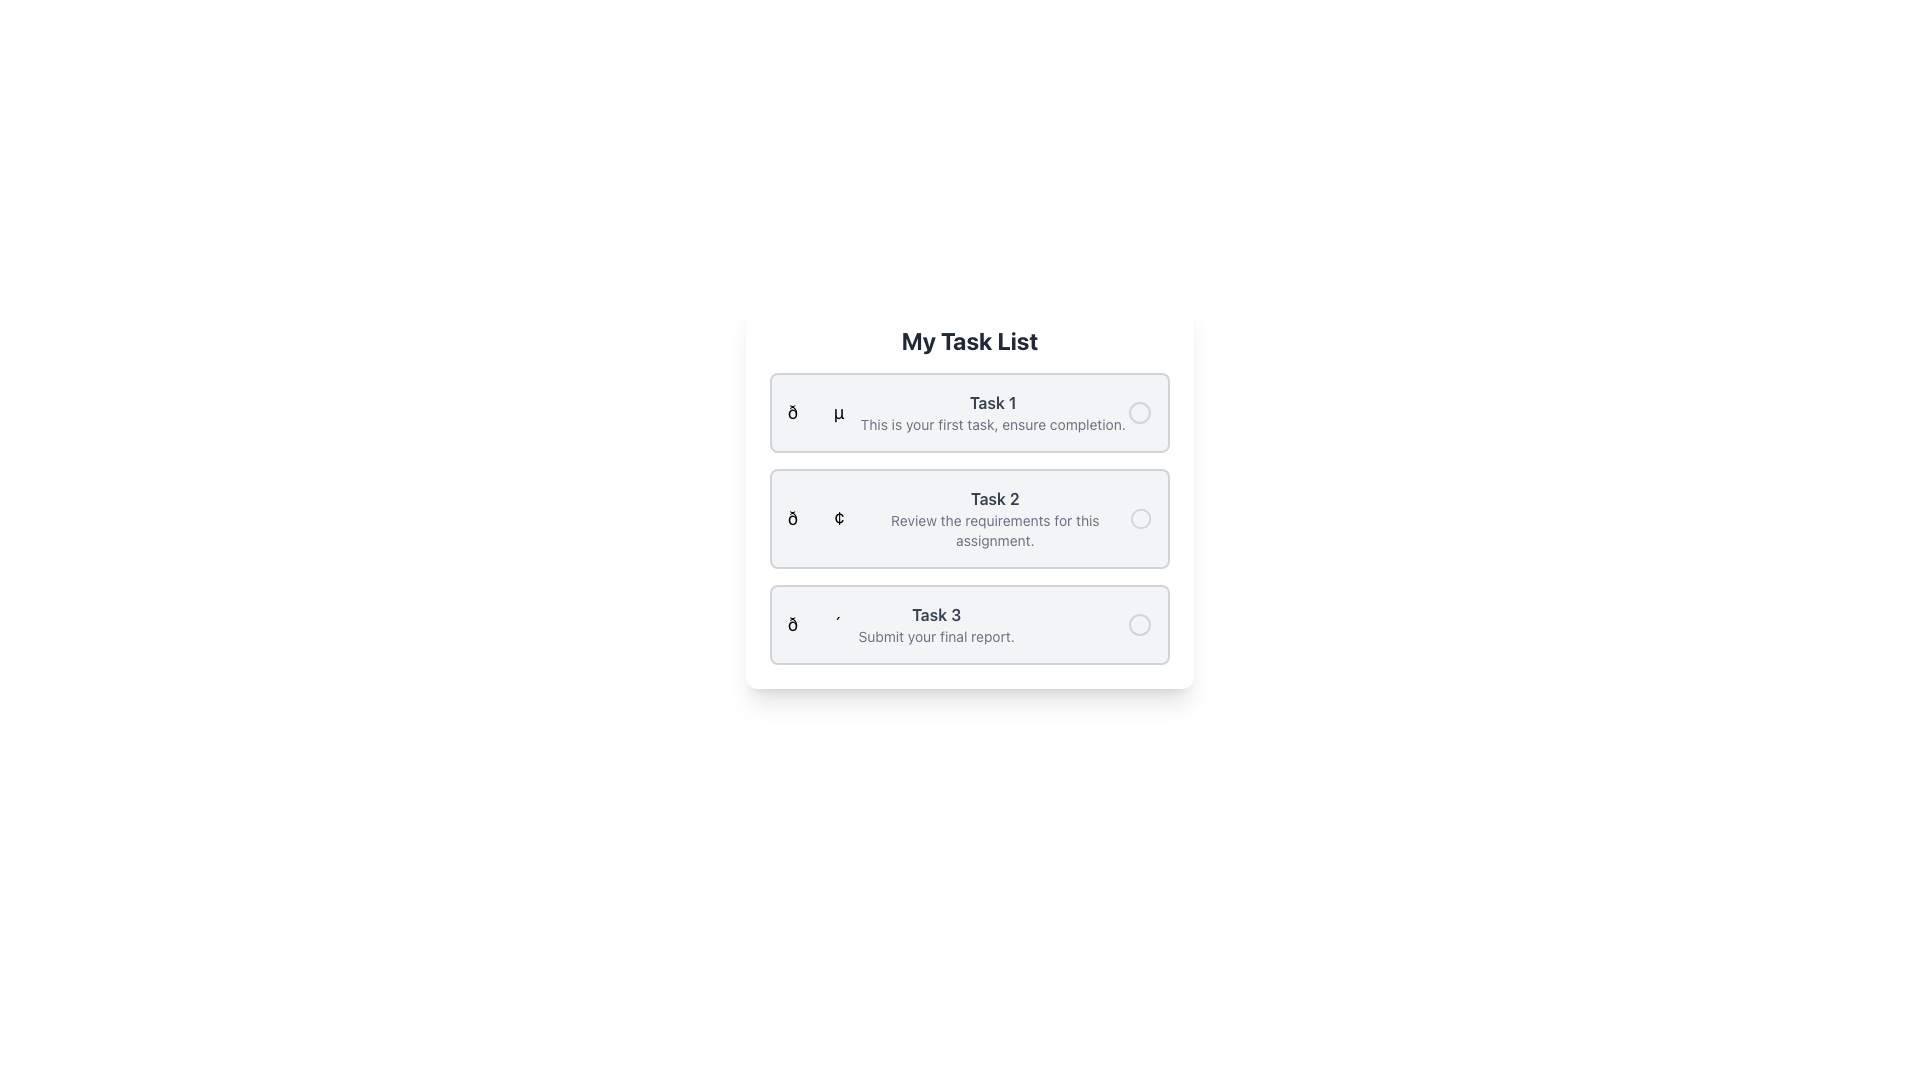  I want to click on descriptive text label displayed in a smaller gray font located directly below the 'Task 2' header in the task list interface, so click(995, 530).